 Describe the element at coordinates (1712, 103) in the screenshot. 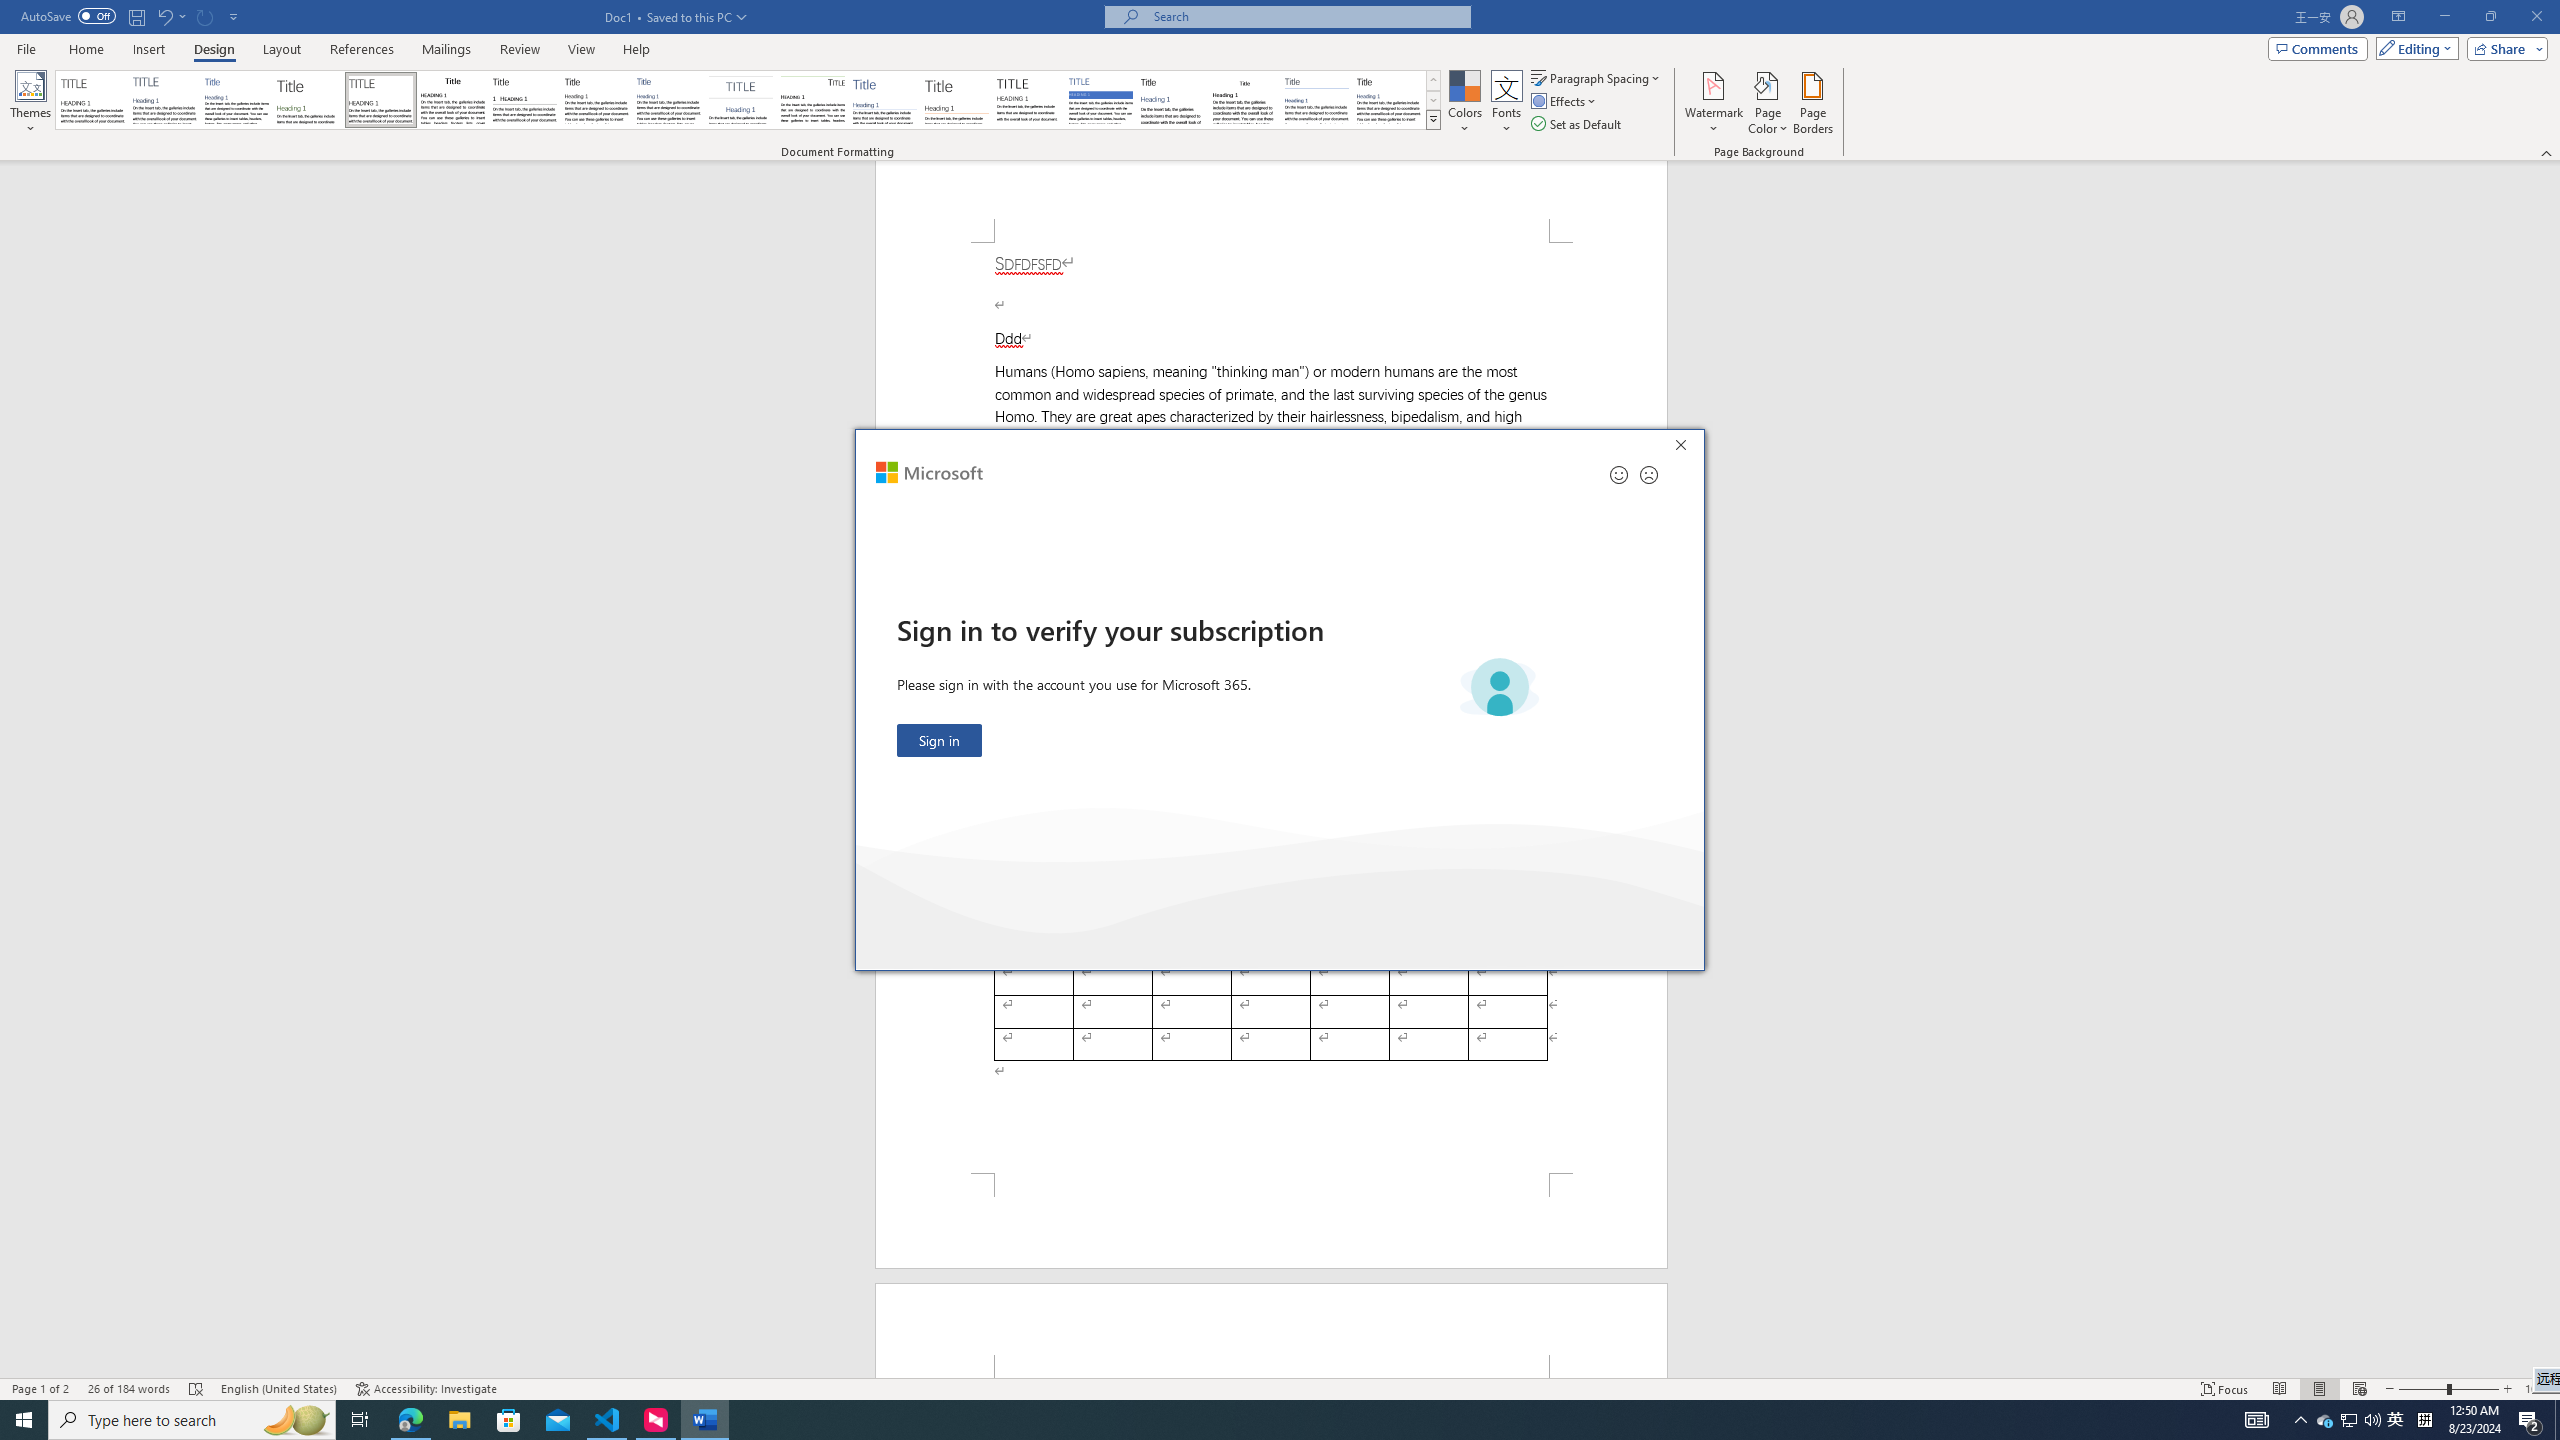

I see `'Watermark'` at that location.